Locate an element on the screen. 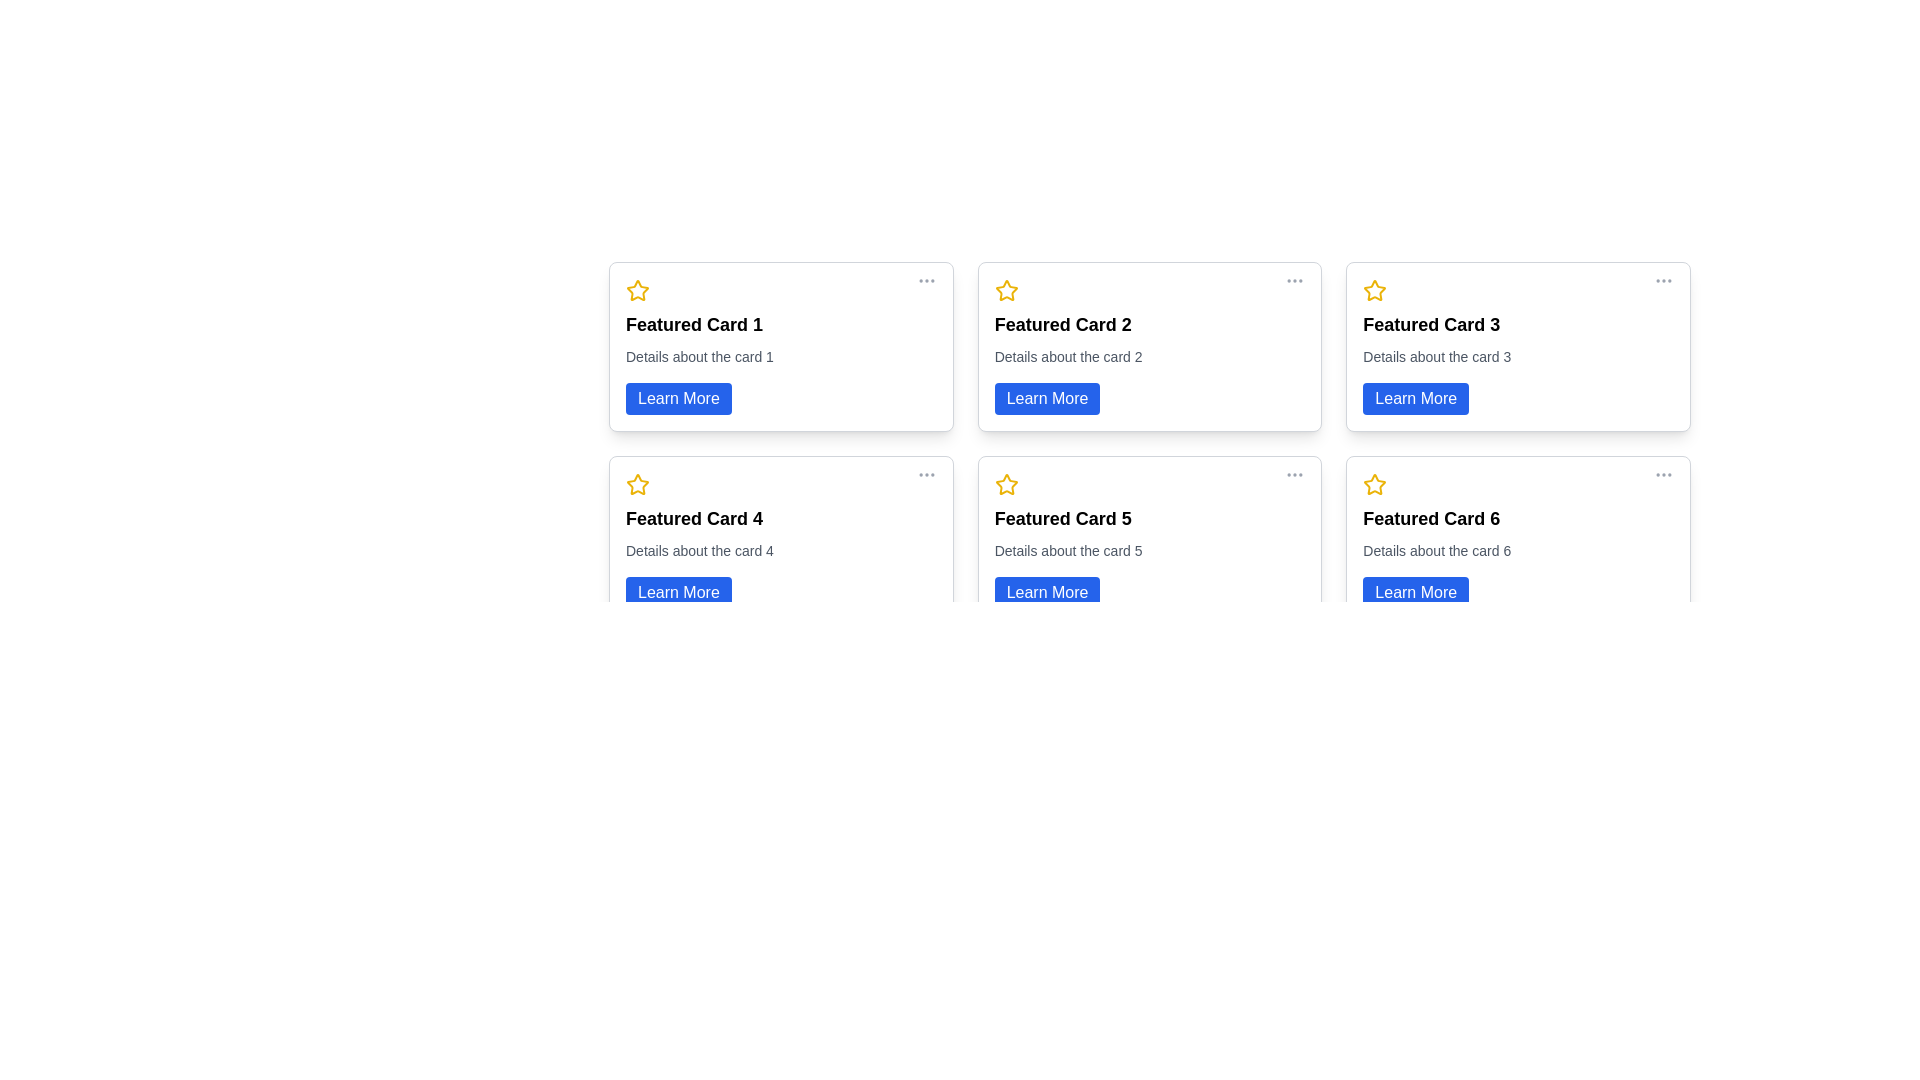 This screenshot has width=1920, height=1080. the star icon at the top-left corner of the 'Featured Card 4', which serves as a visual indicator of the card's status is located at coordinates (637, 485).